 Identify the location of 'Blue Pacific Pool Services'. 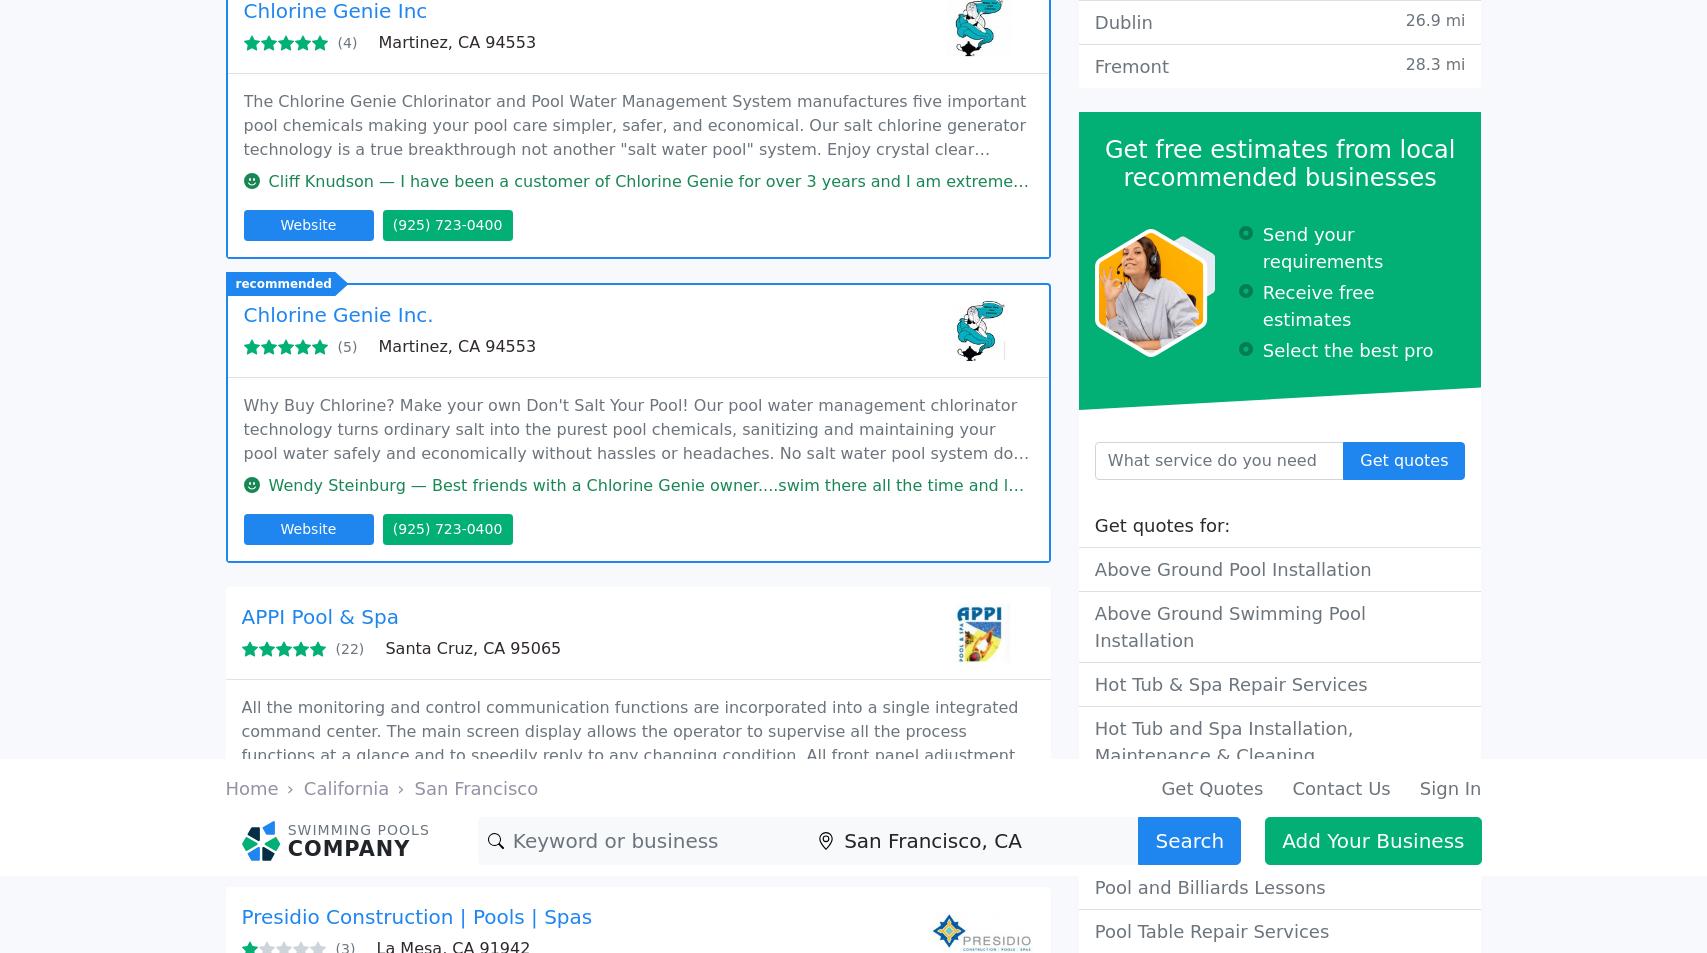
(367, 610).